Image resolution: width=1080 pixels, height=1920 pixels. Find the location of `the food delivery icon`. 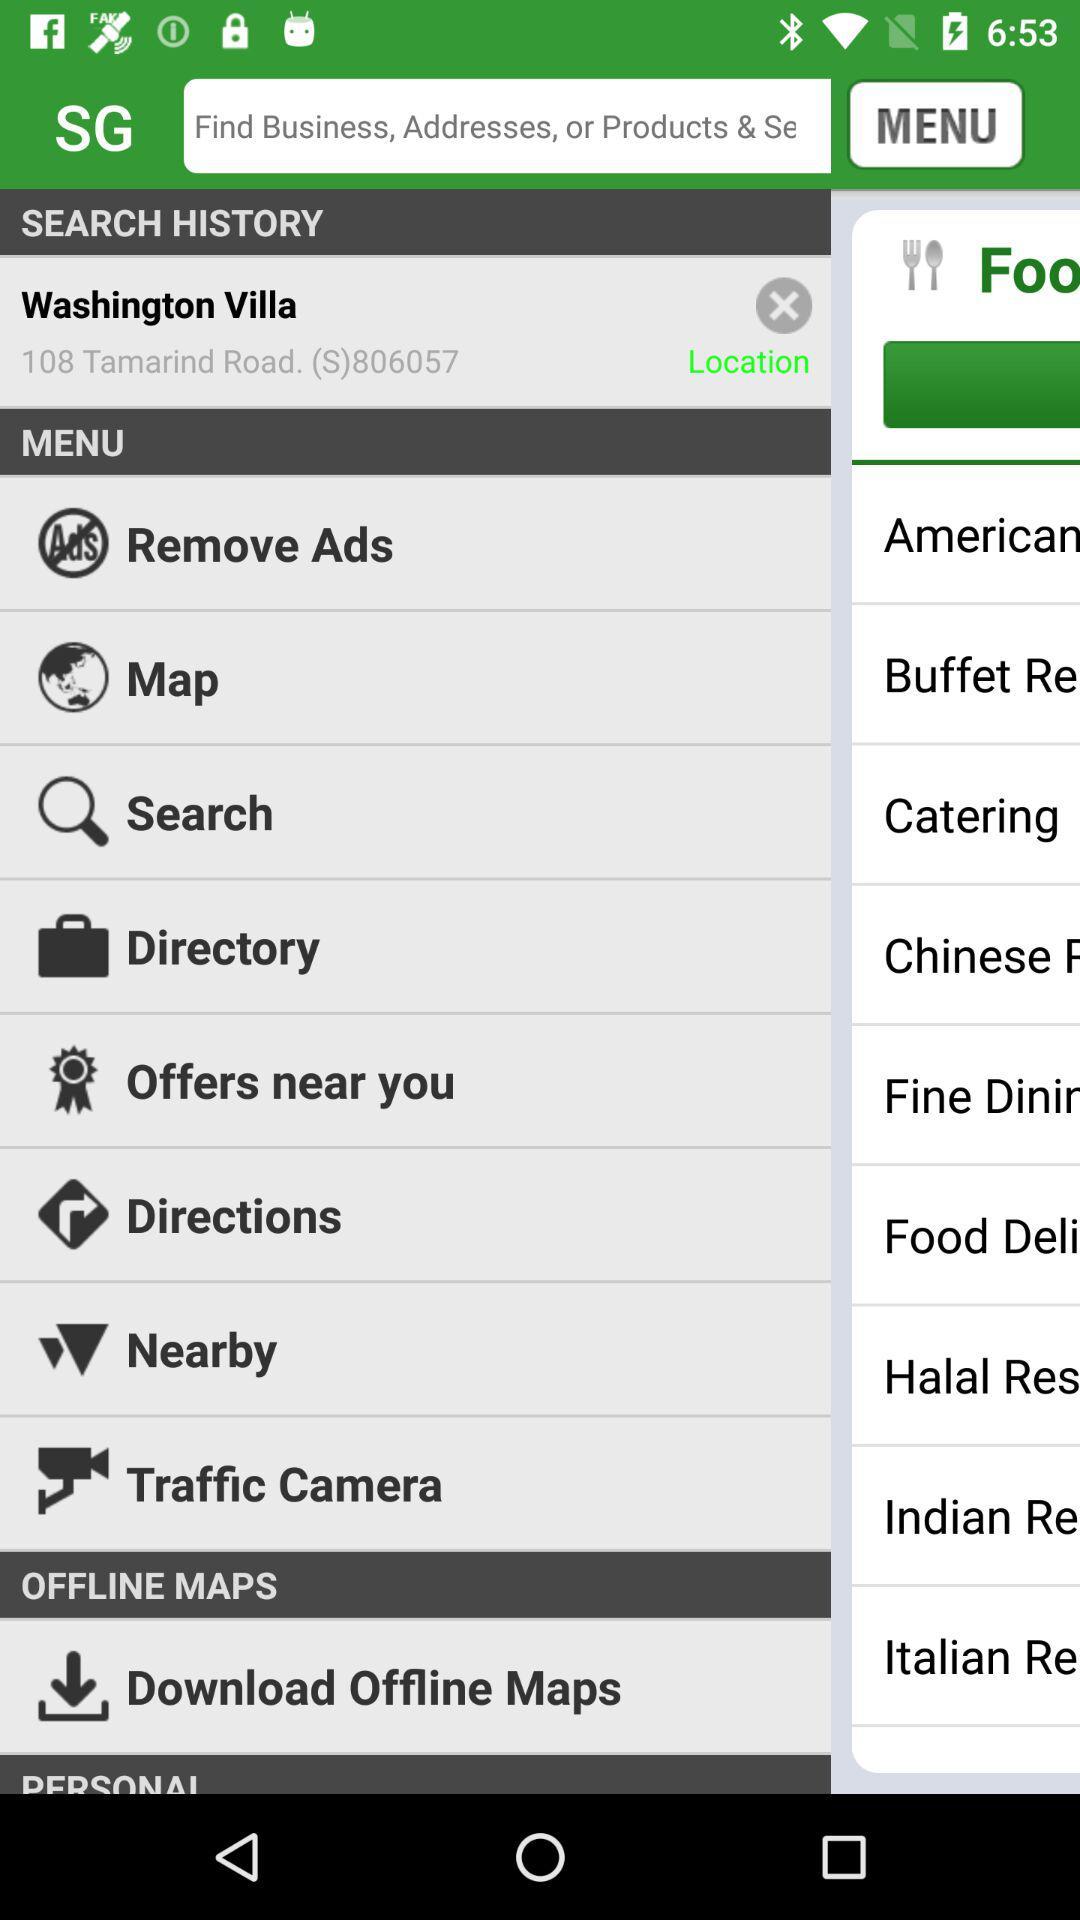

the food delivery icon is located at coordinates (980, 1233).